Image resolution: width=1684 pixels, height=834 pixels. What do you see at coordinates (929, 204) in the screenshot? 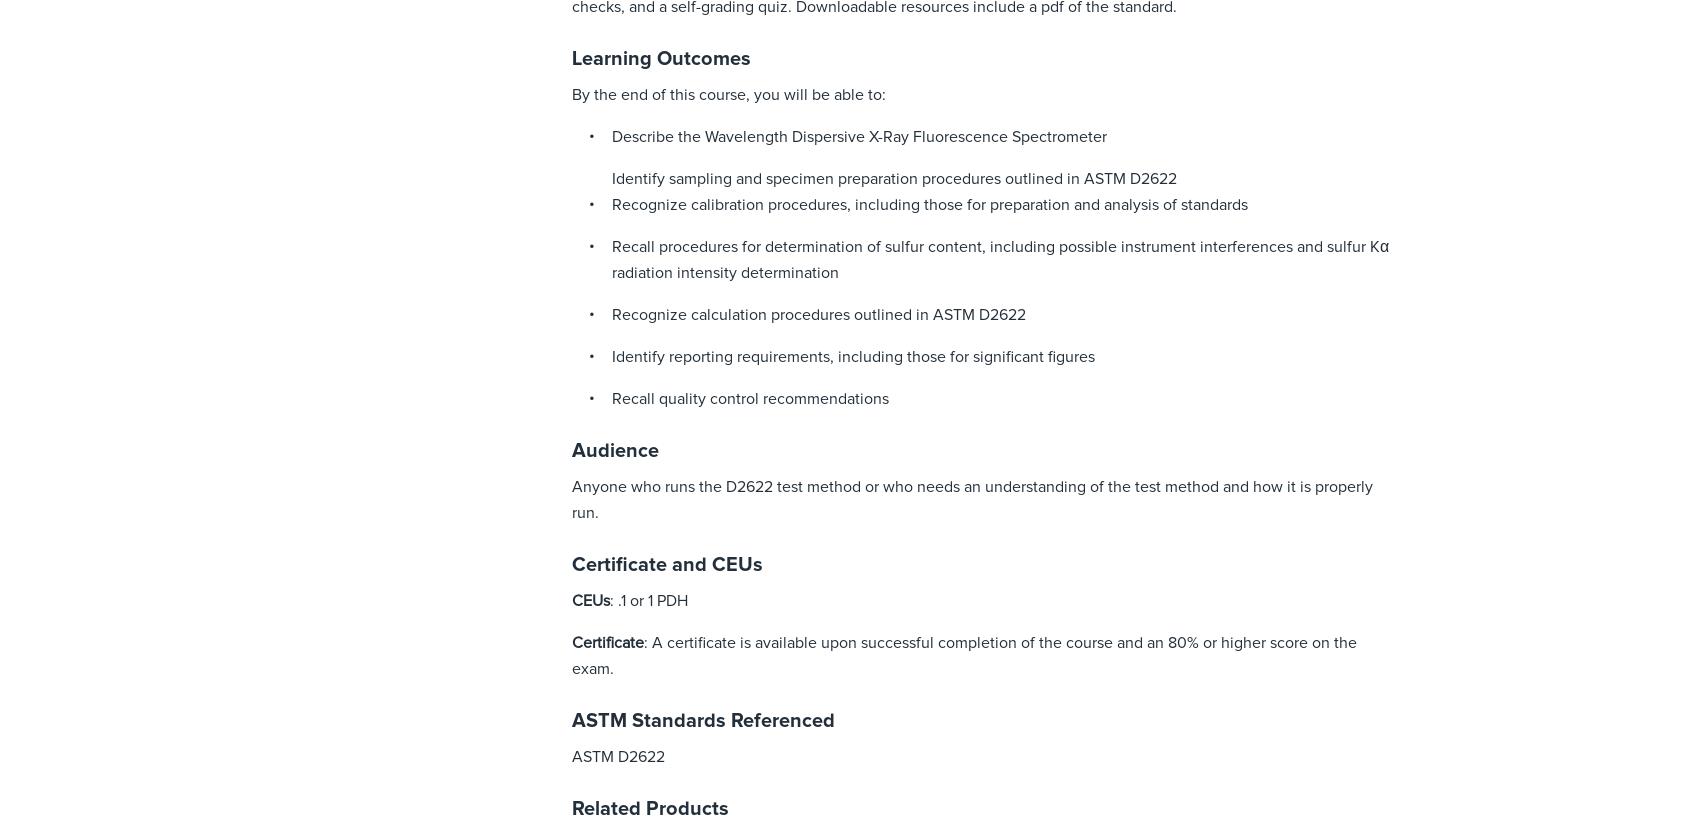
I see `'Recognize calibration procedures, including those for preparation and
analysis of standards'` at bounding box center [929, 204].